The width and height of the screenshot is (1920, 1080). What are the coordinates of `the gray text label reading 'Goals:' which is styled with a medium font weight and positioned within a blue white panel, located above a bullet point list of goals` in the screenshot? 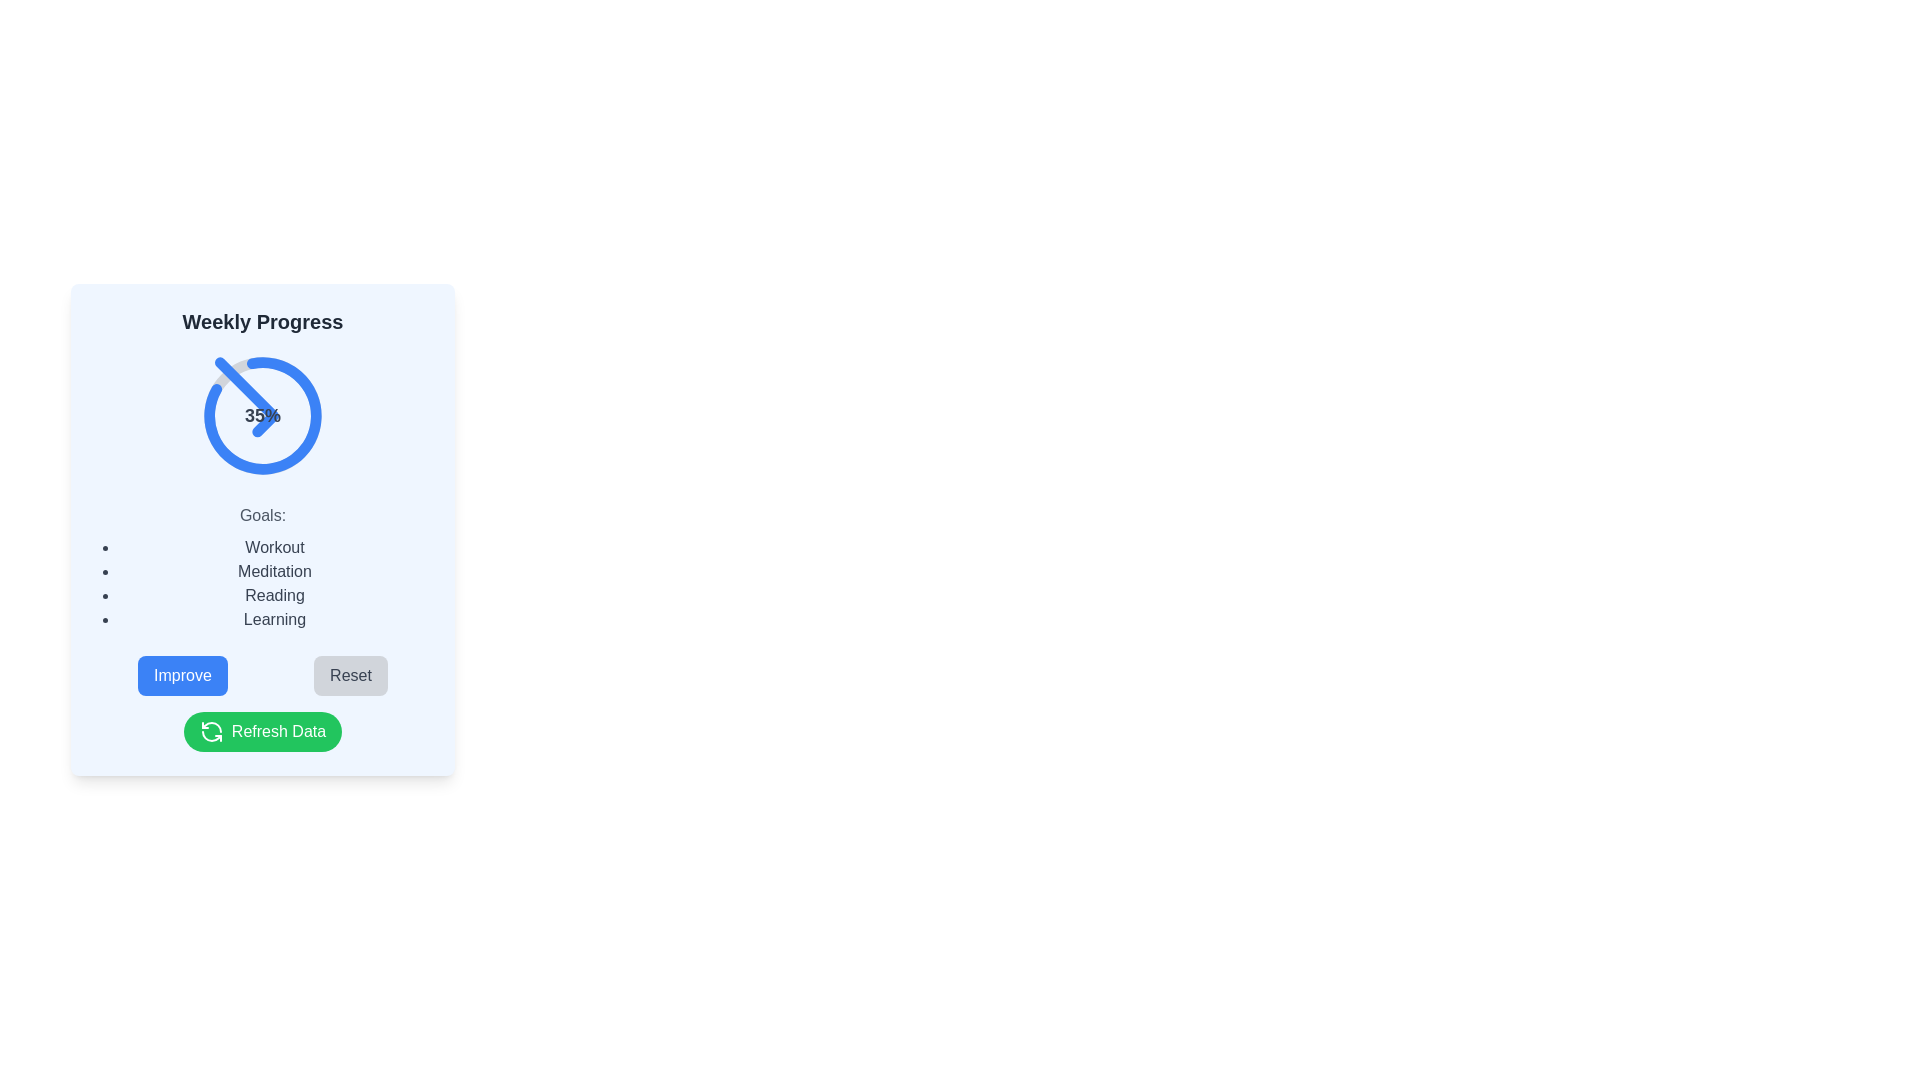 It's located at (262, 515).